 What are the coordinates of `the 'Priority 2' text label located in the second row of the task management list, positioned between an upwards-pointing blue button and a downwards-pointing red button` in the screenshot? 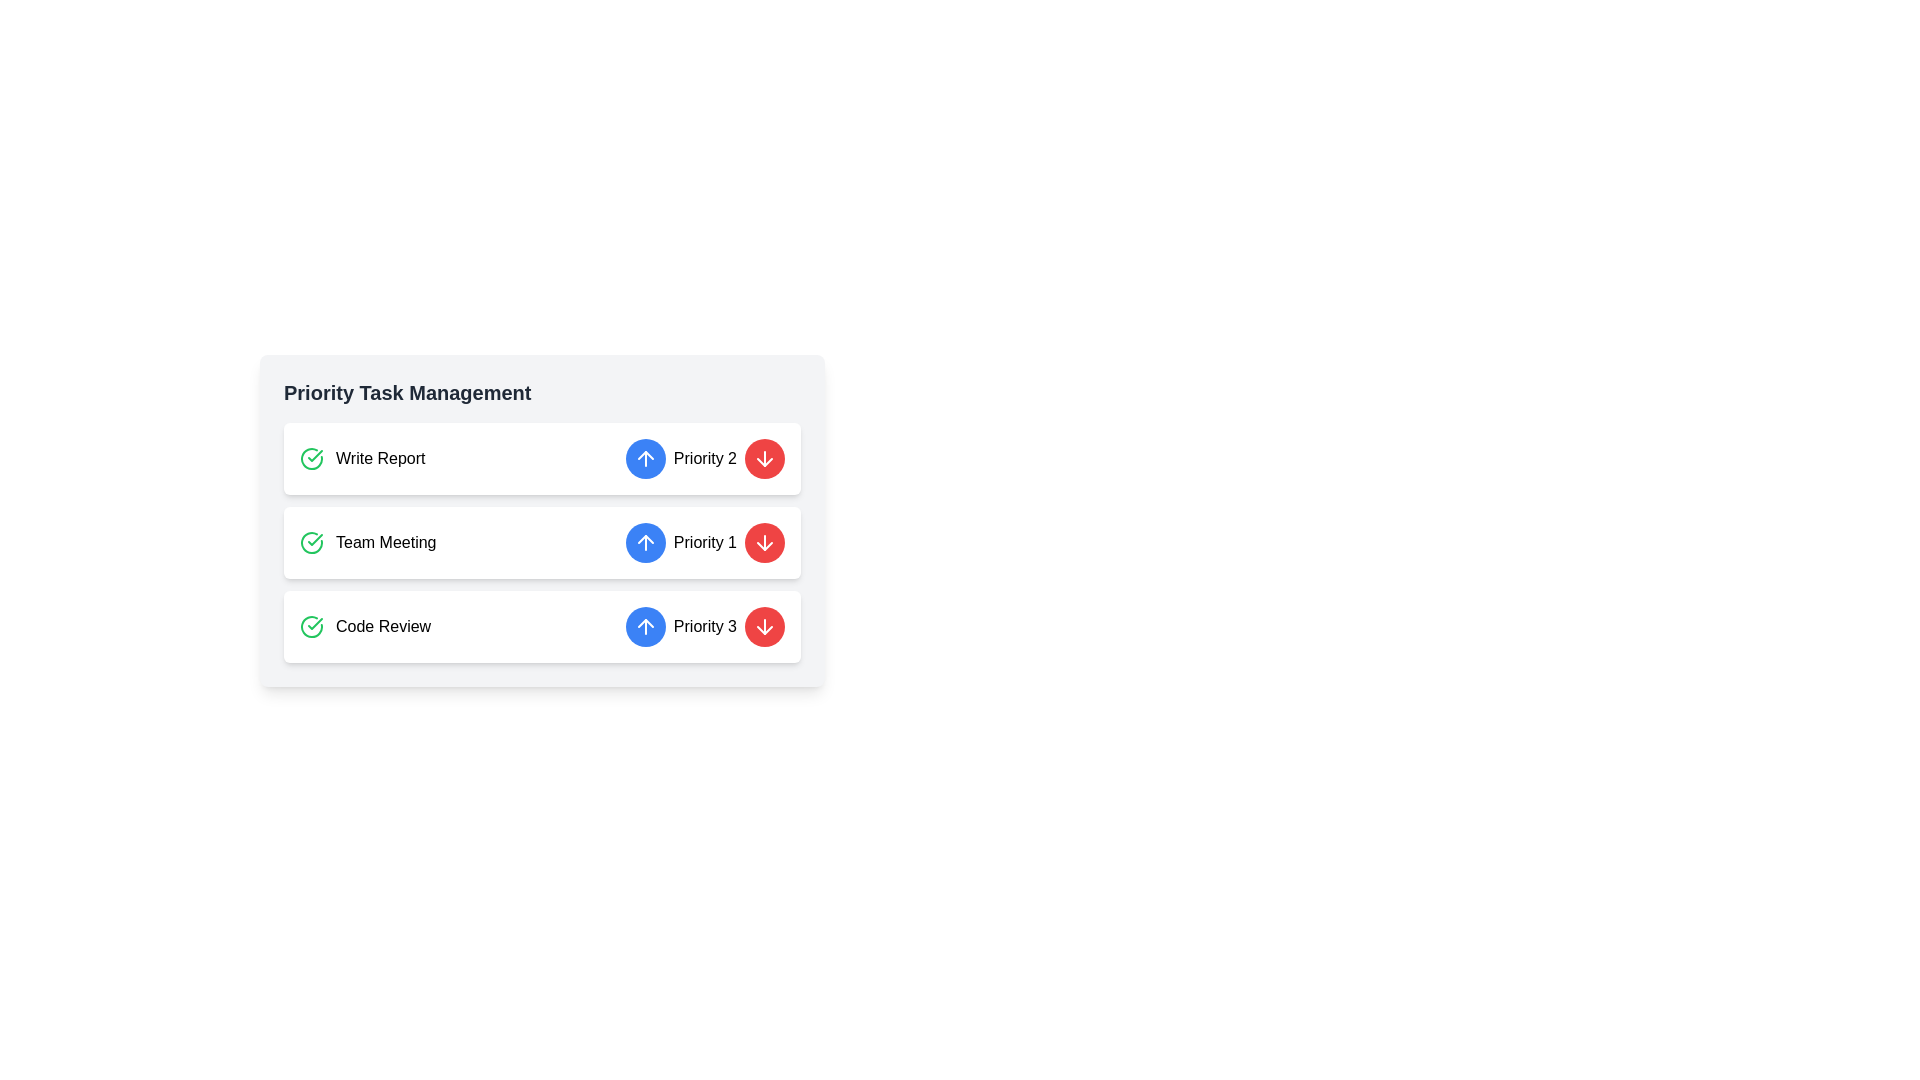 It's located at (705, 459).